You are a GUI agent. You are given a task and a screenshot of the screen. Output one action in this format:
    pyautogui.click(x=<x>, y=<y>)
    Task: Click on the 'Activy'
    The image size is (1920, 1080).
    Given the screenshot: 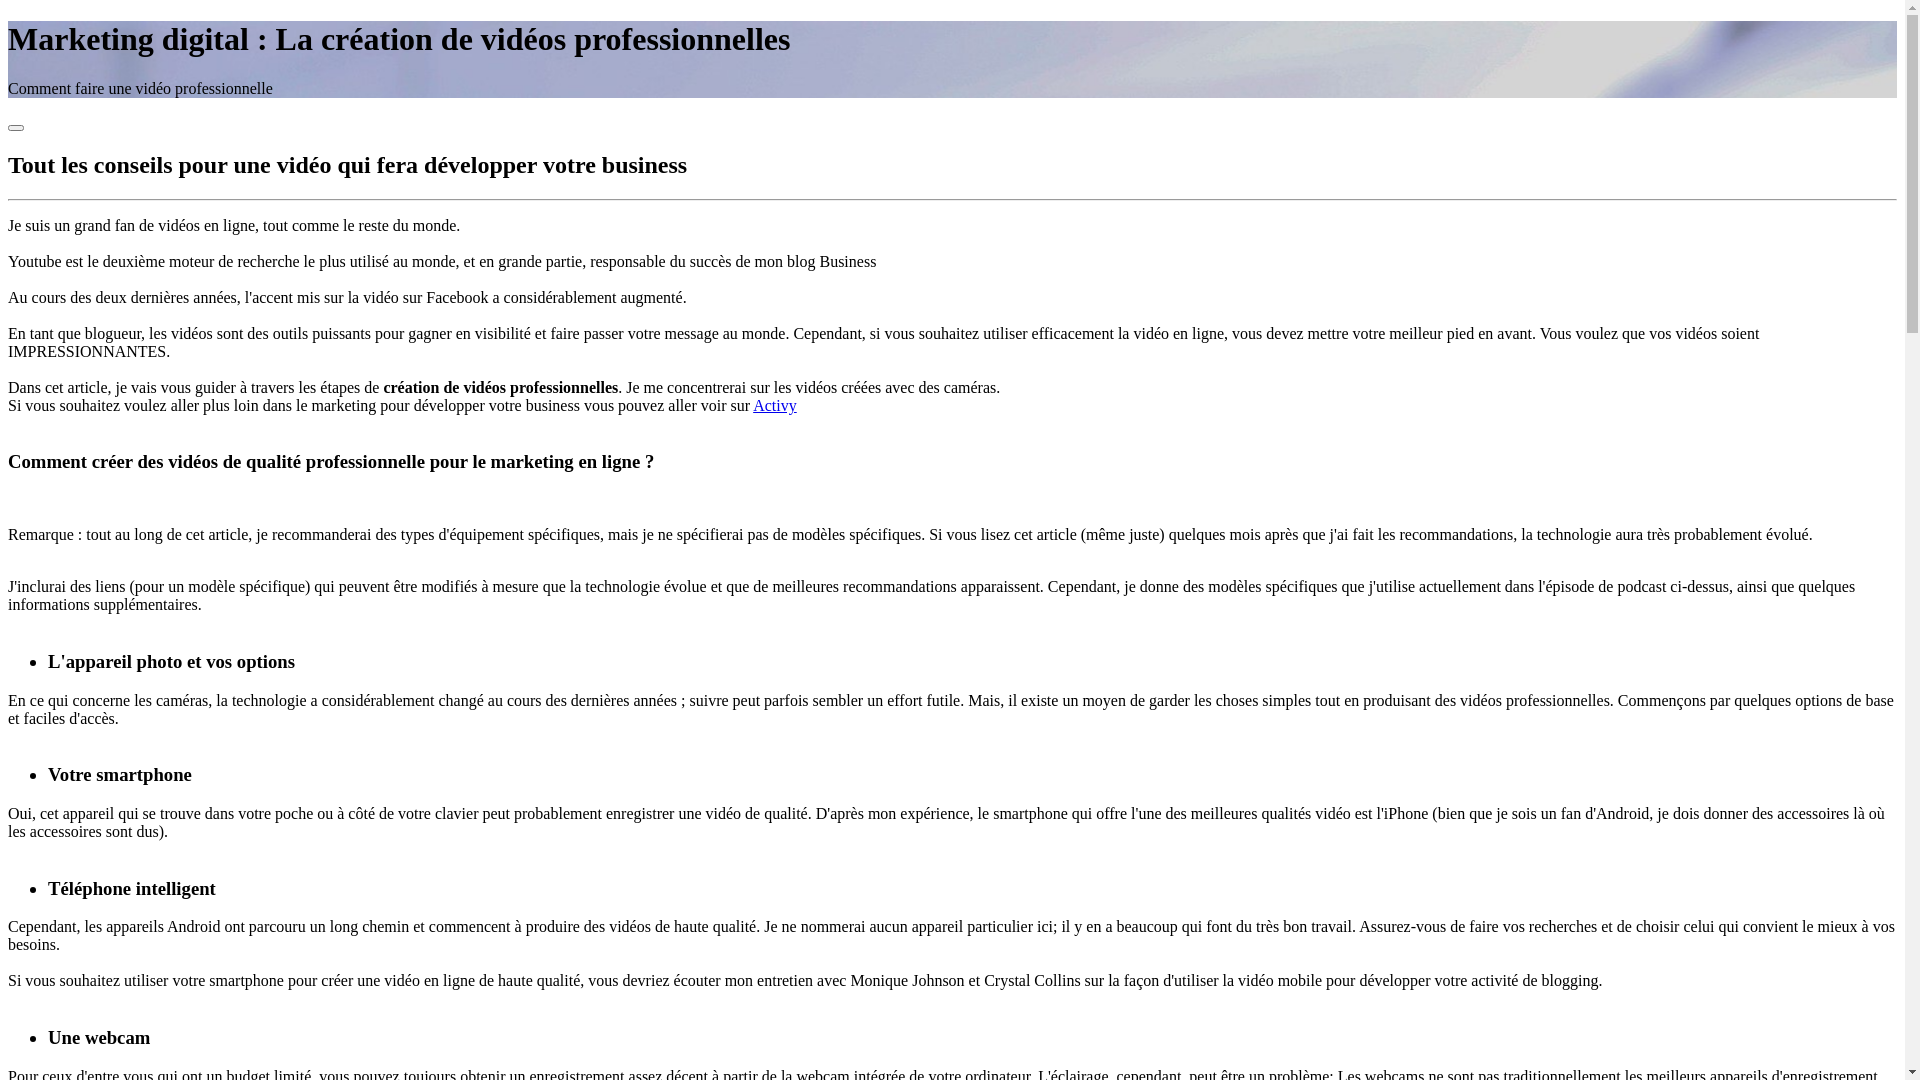 What is the action you would take?
    pyautogui.click(x=773, y=405)
    